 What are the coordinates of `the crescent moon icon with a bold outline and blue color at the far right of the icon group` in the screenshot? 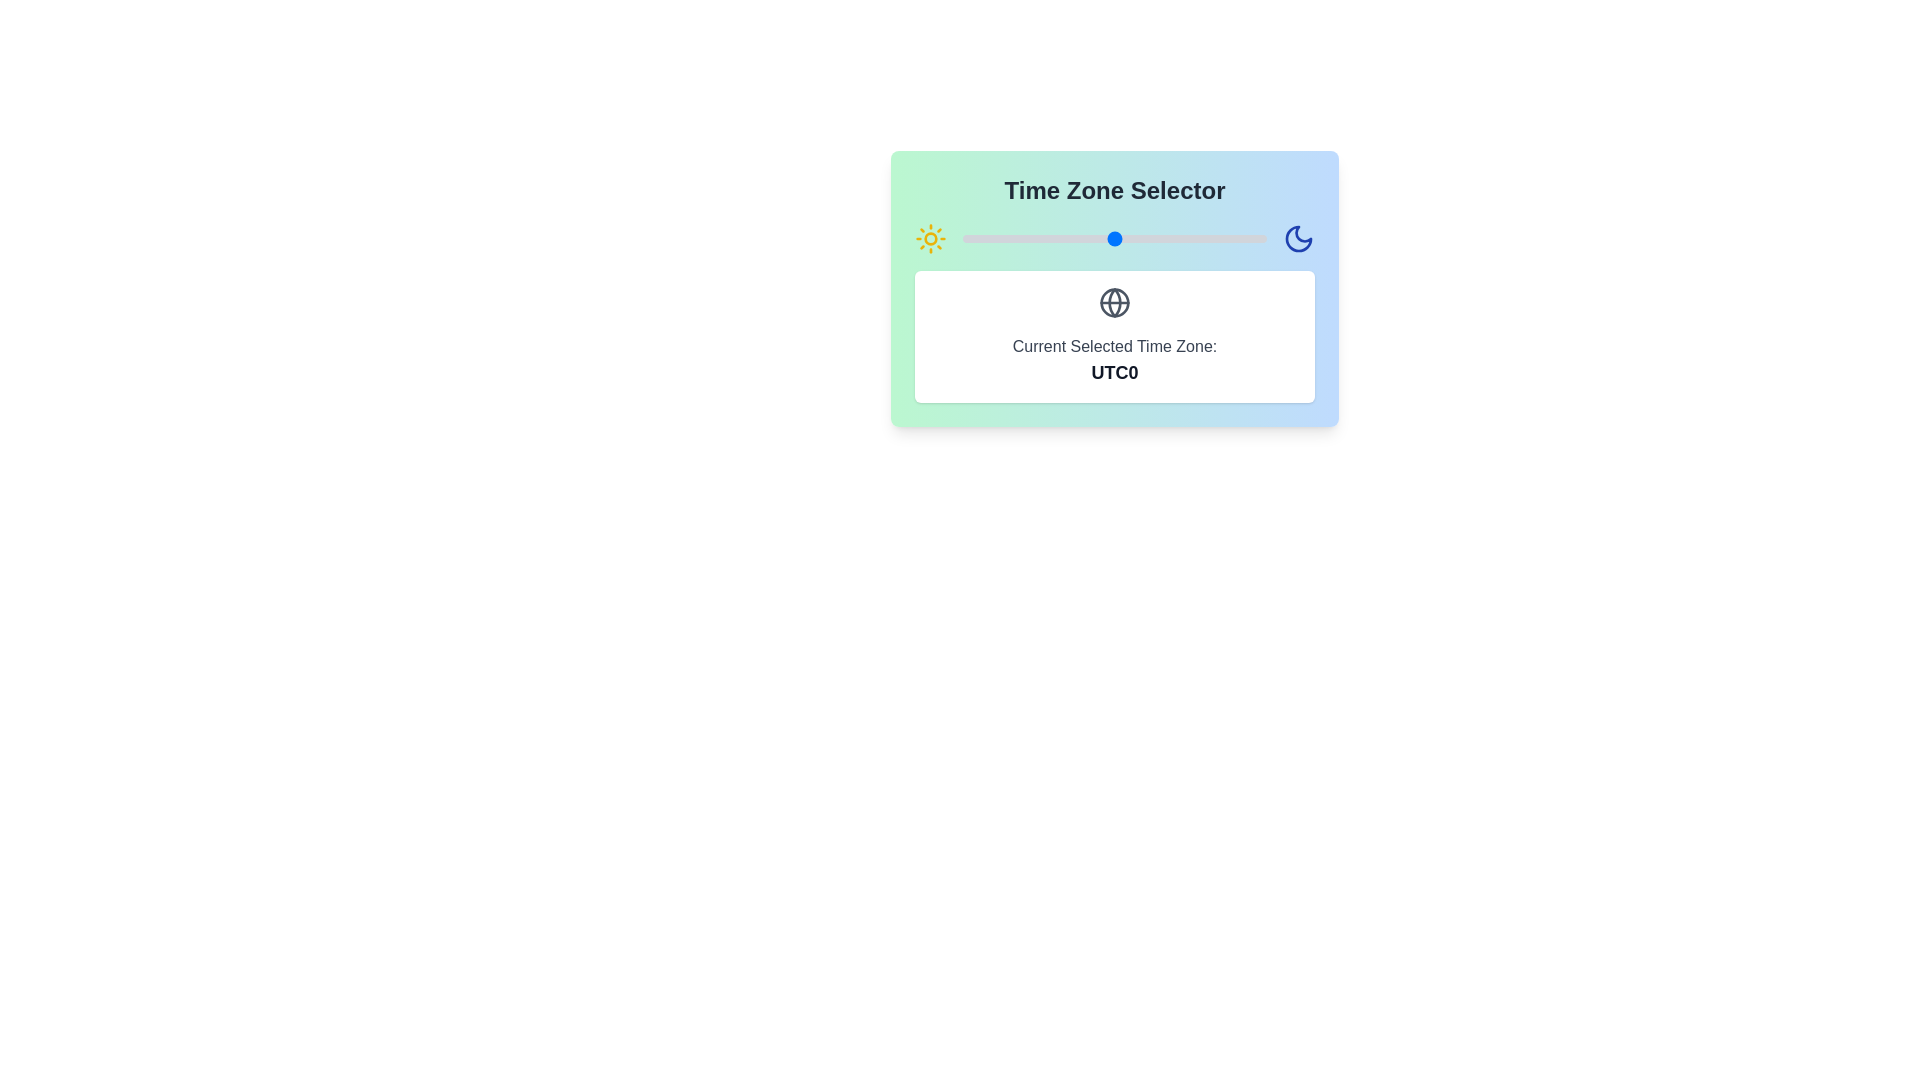 It's located at (1299, 238).